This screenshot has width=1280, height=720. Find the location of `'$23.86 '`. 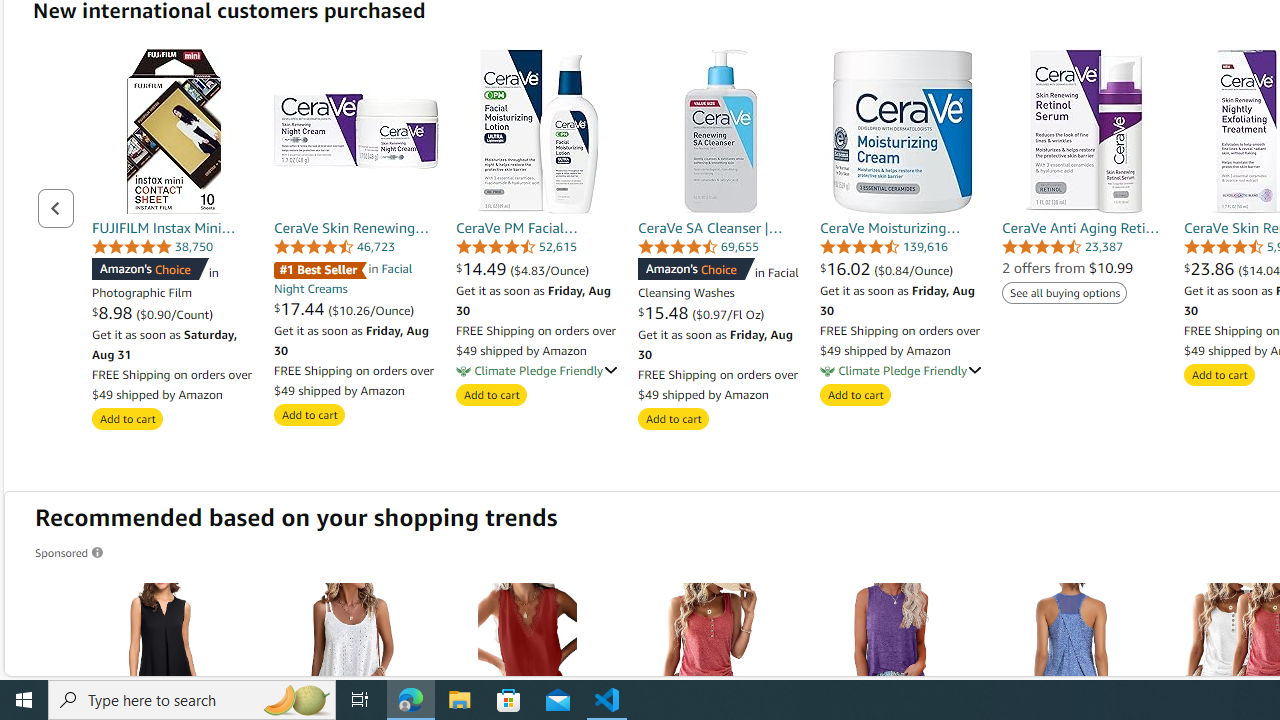

'$23.86 ' is located at coordinates (1210, 267).